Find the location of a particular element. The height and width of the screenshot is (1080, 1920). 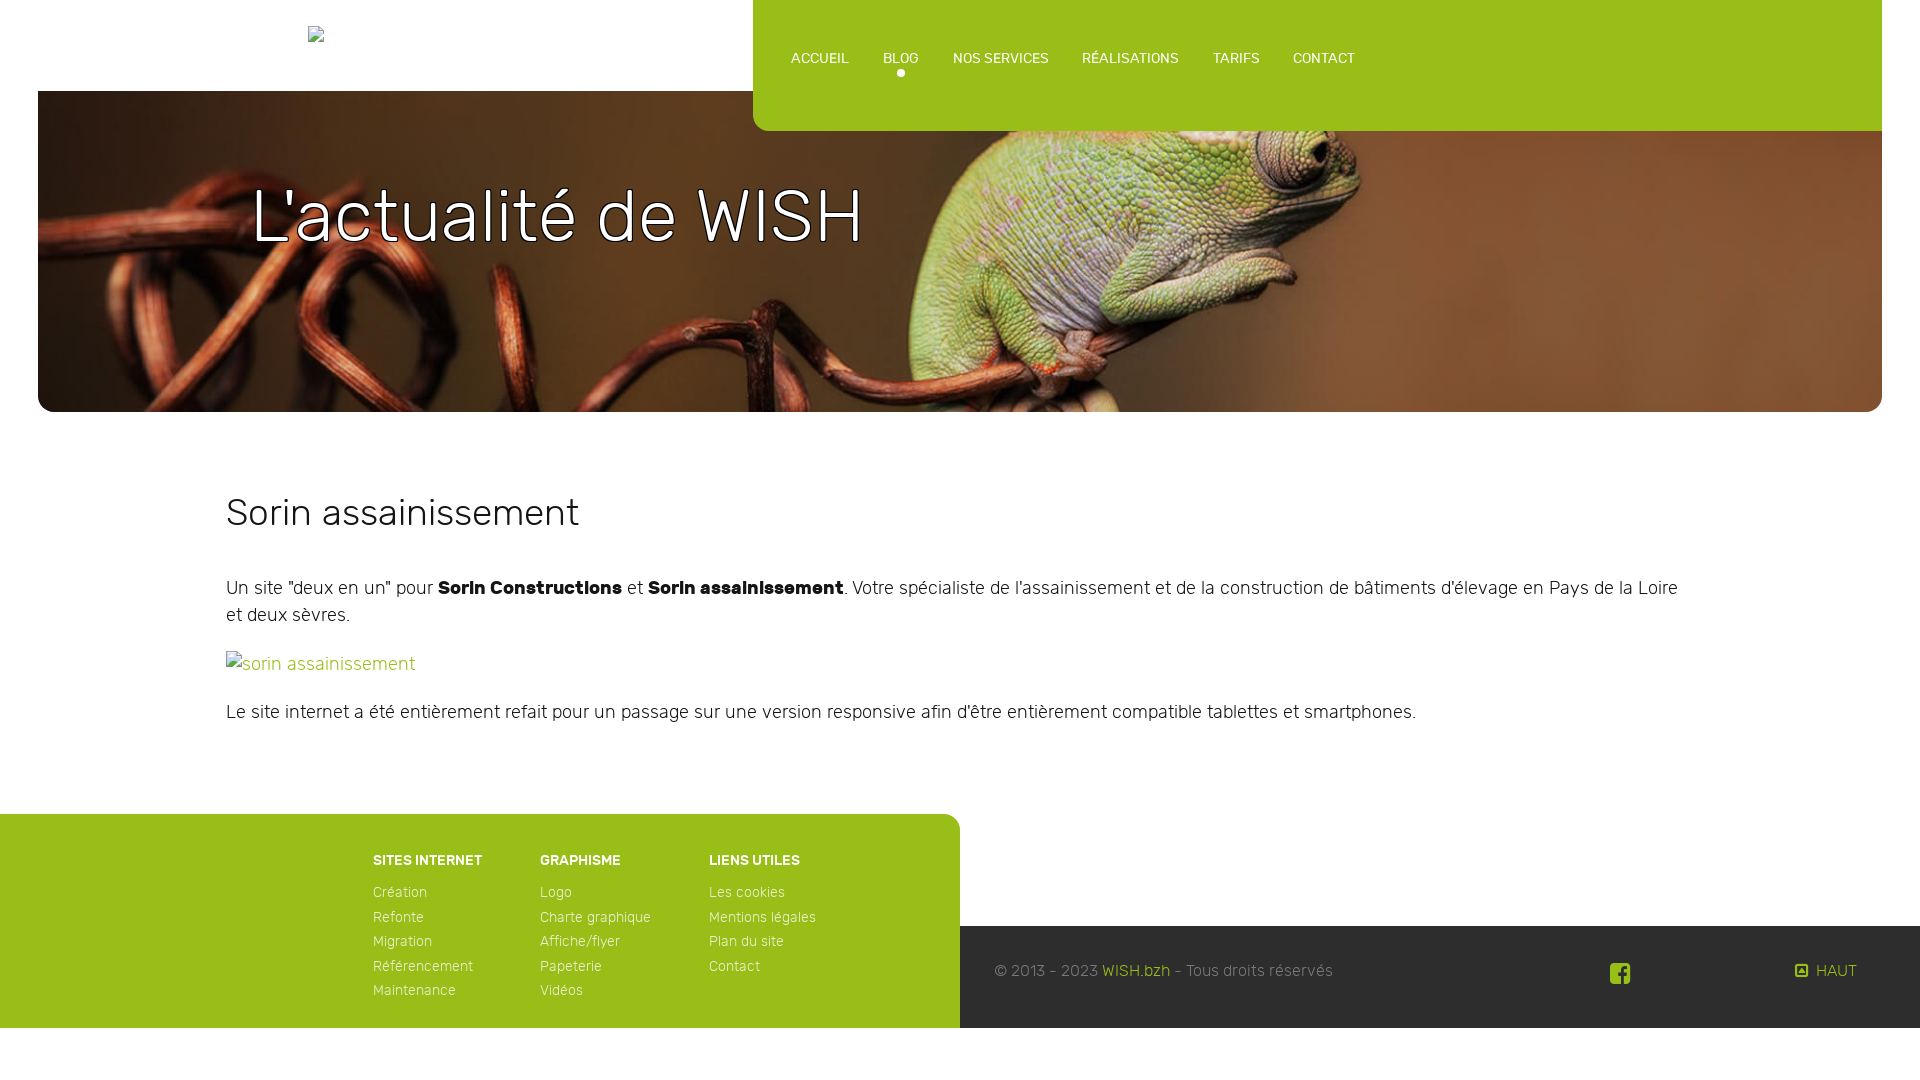

'ACCUEIL' is located at coordinates (820, 57).